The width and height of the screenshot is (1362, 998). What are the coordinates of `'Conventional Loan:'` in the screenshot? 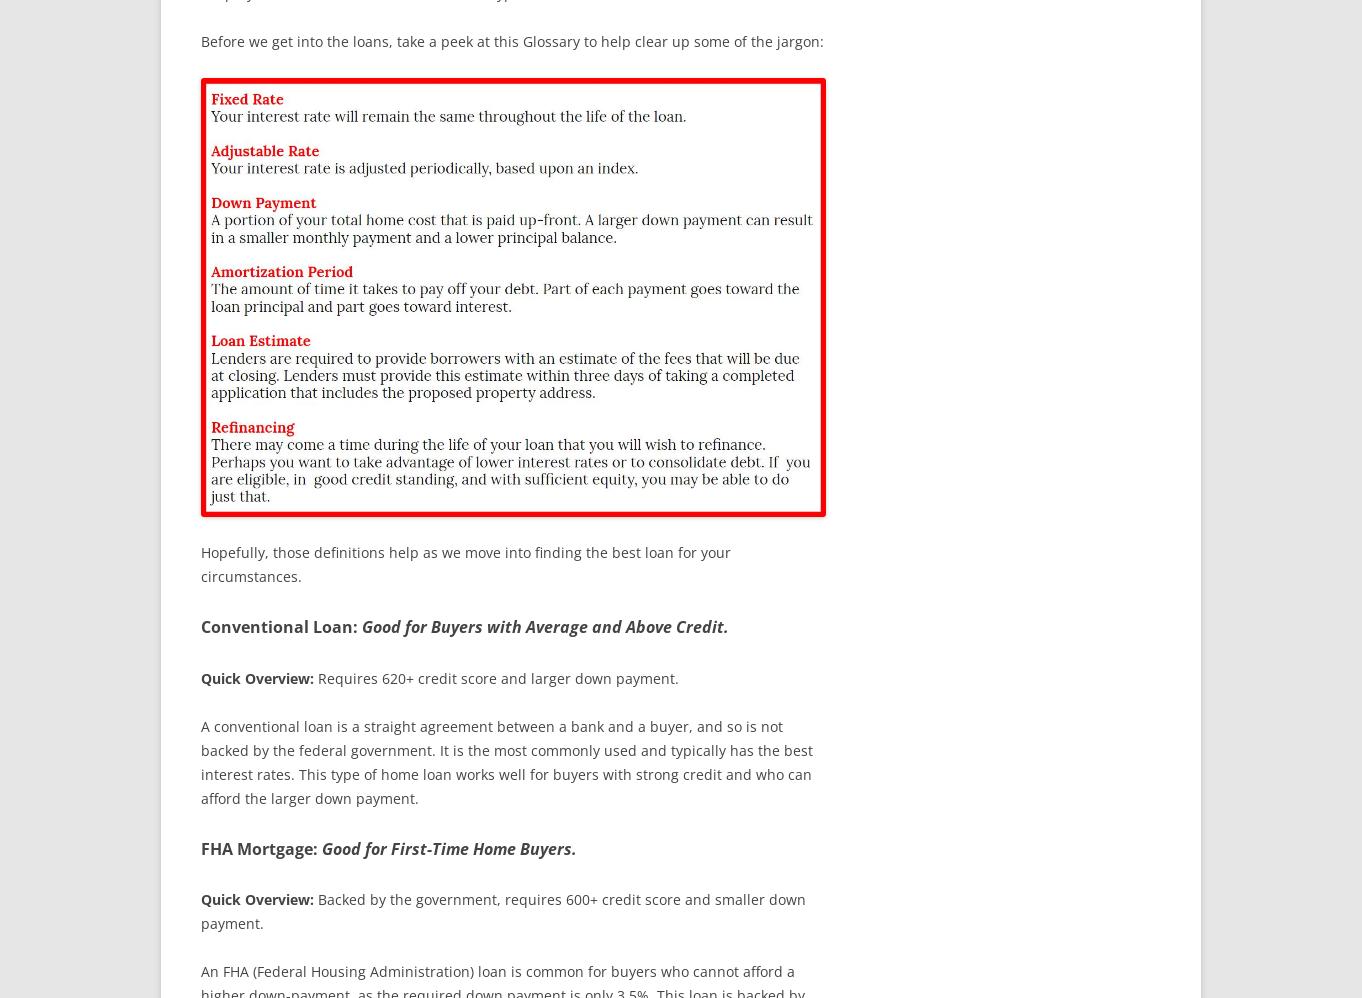 It's located at (281, 627).